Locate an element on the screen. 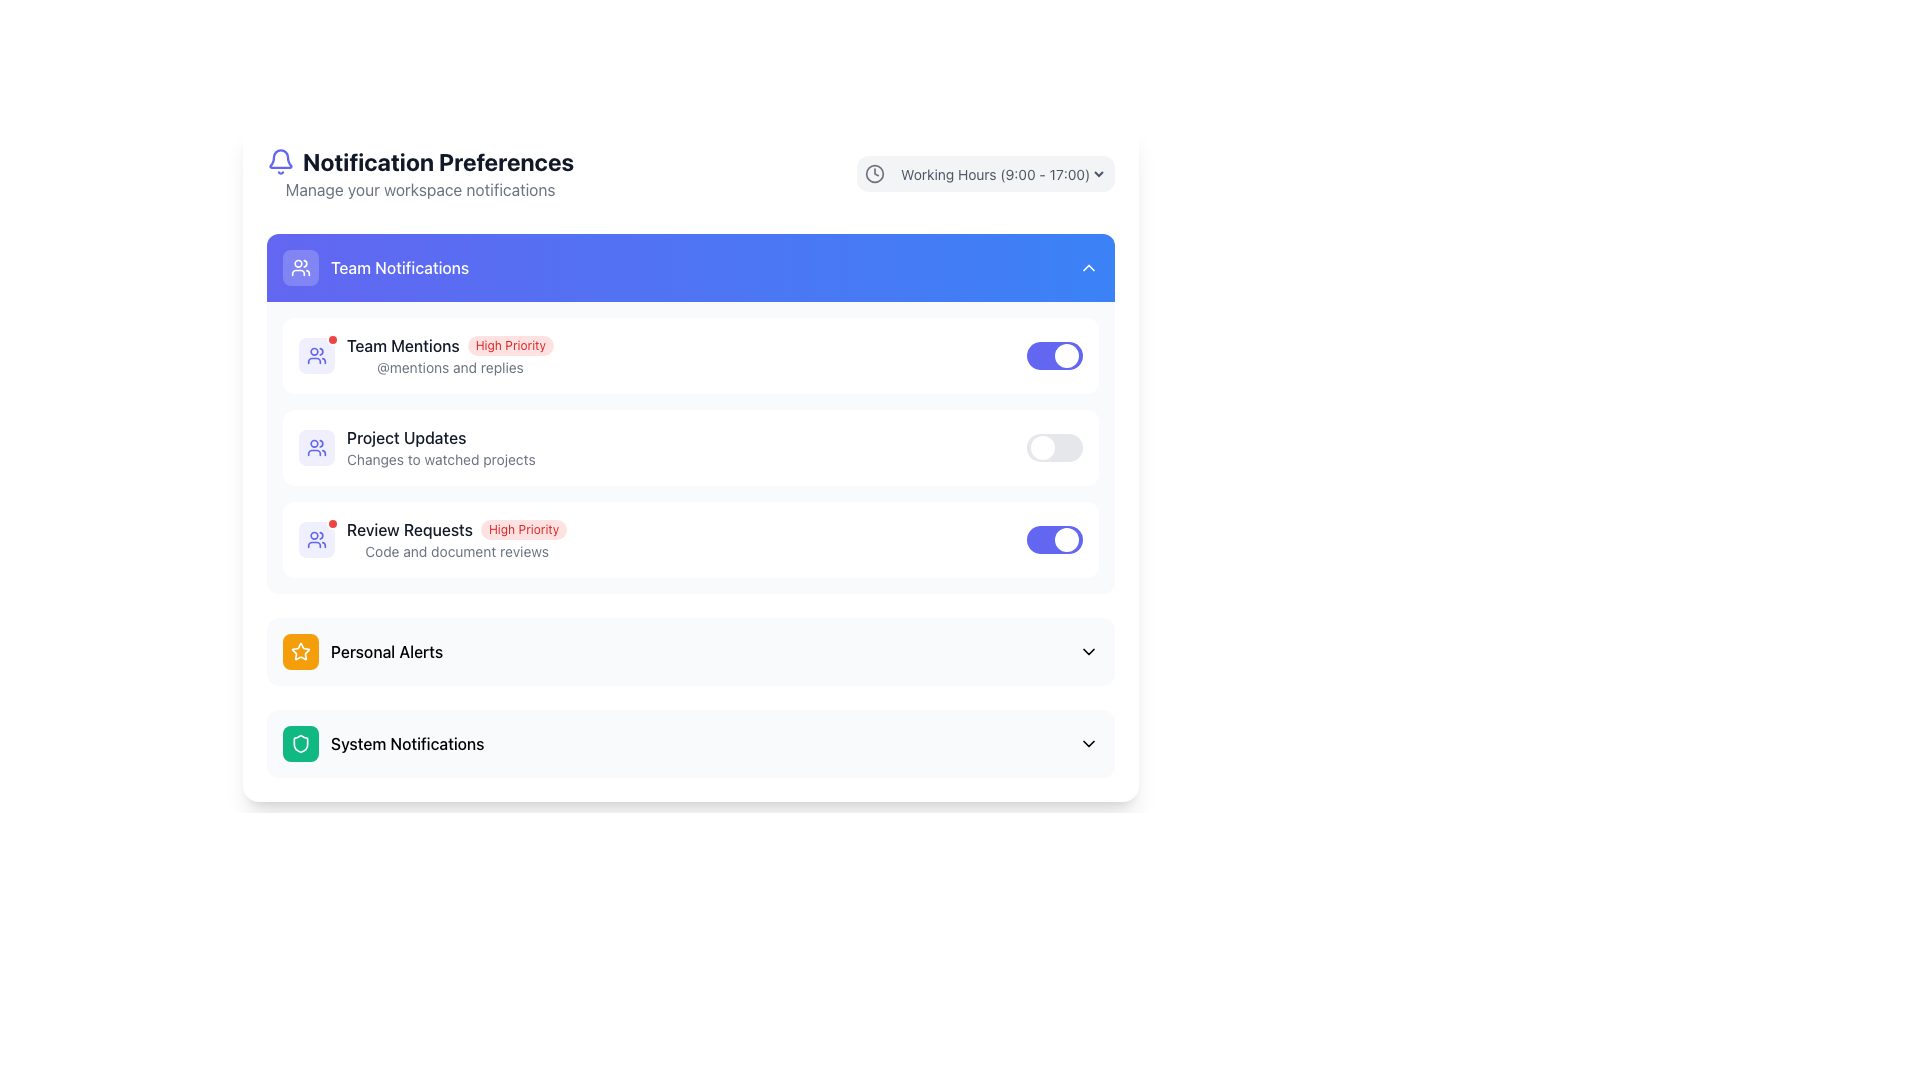 This screenshot has width=1920, height=1080. the toggle switch located in the 'Team Notifications' section, specifically in the row labeled 'Team Mentions High Priority @mentions and replies' is located at coordinates (1054, 354).